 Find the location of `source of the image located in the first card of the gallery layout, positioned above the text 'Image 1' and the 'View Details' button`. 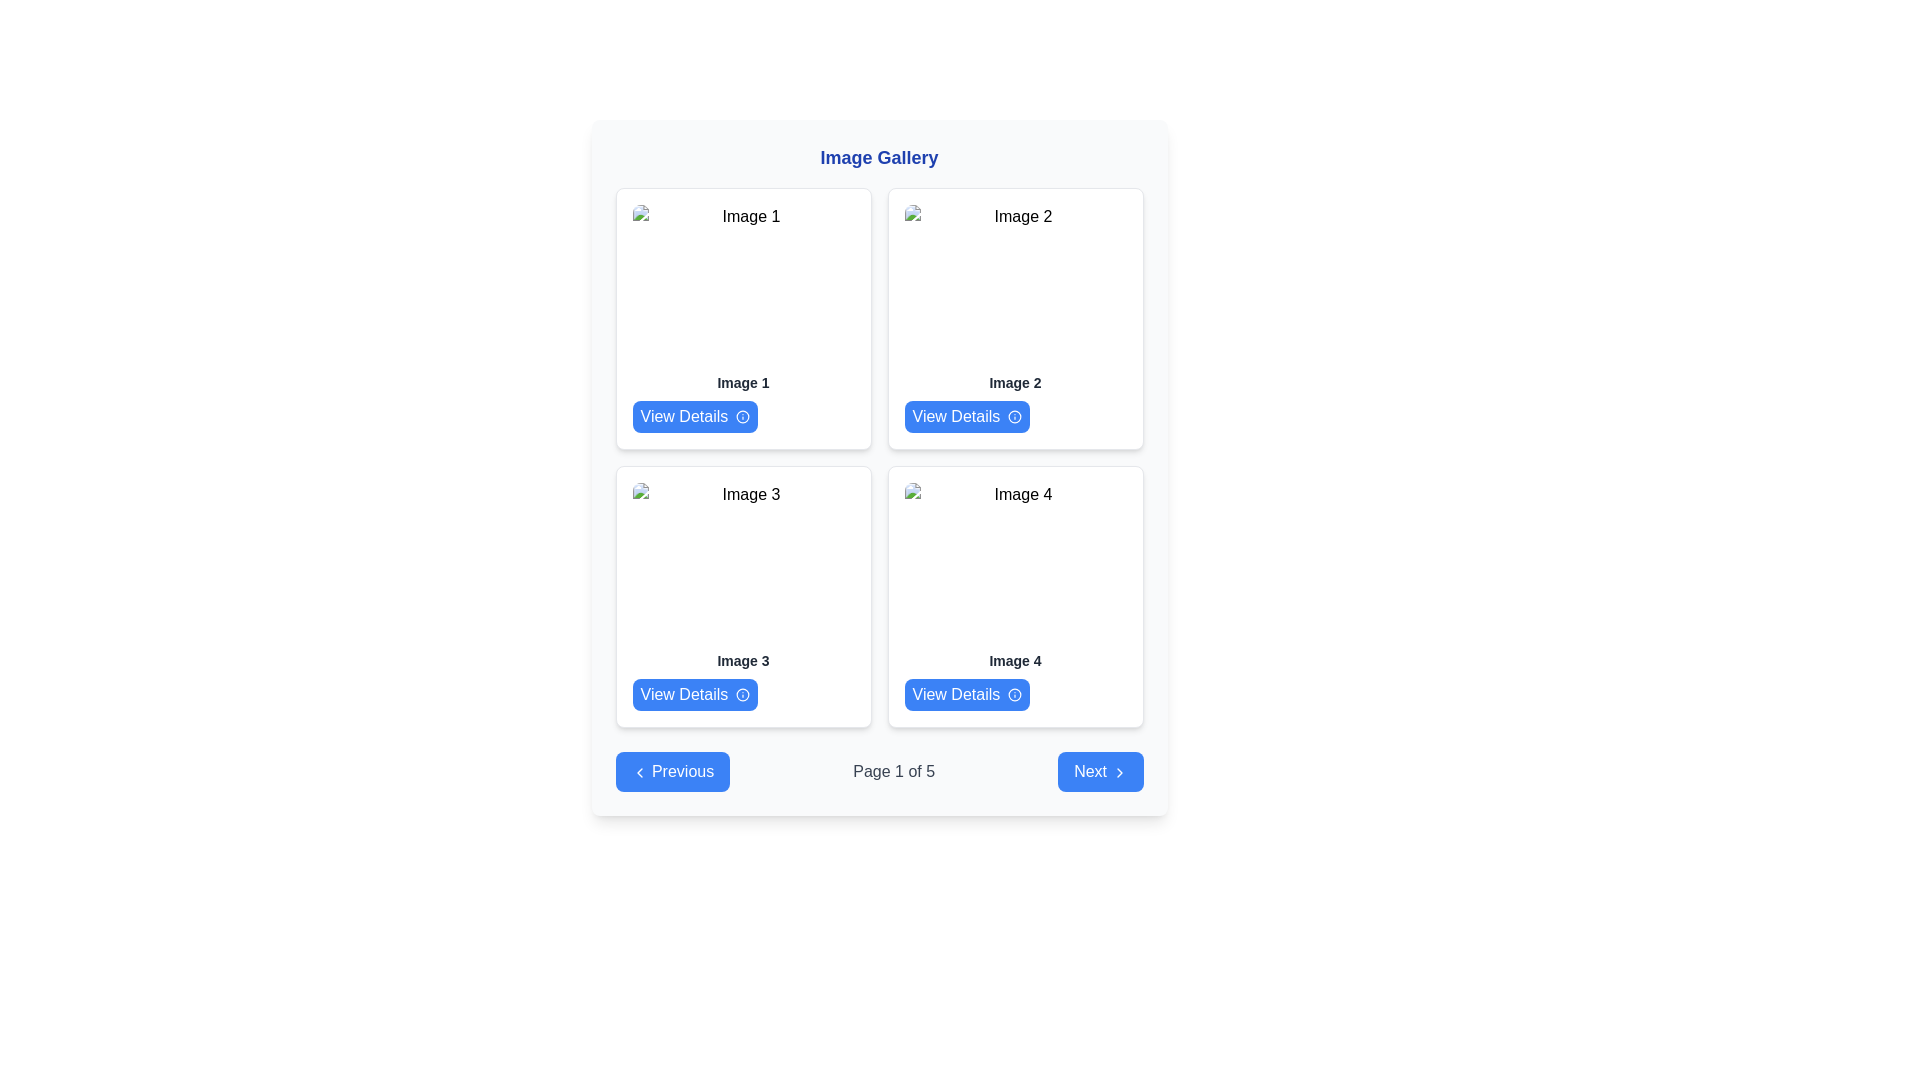

source of the image located in the first card of the gallery layout, positioned above the text 'Image 1' and the 'View Details' button is located at coordinates (742, 285).